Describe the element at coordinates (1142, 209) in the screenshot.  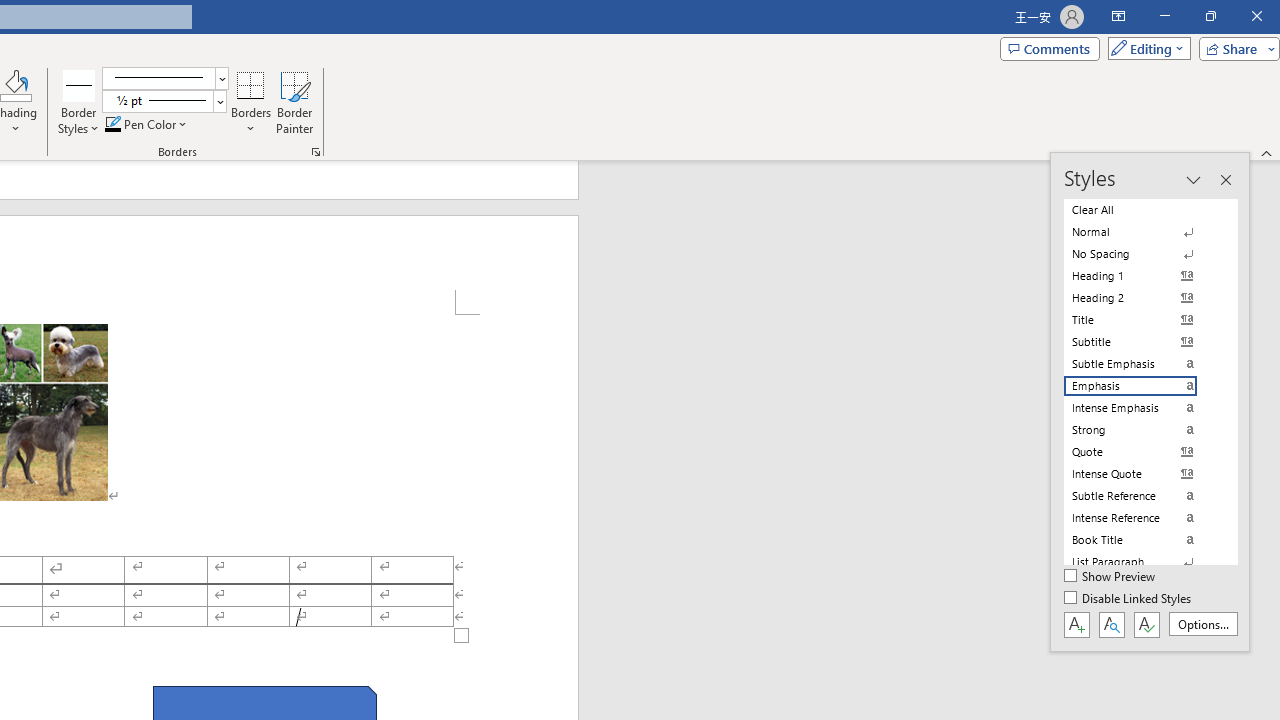
I see `'Clear All'` at that location.